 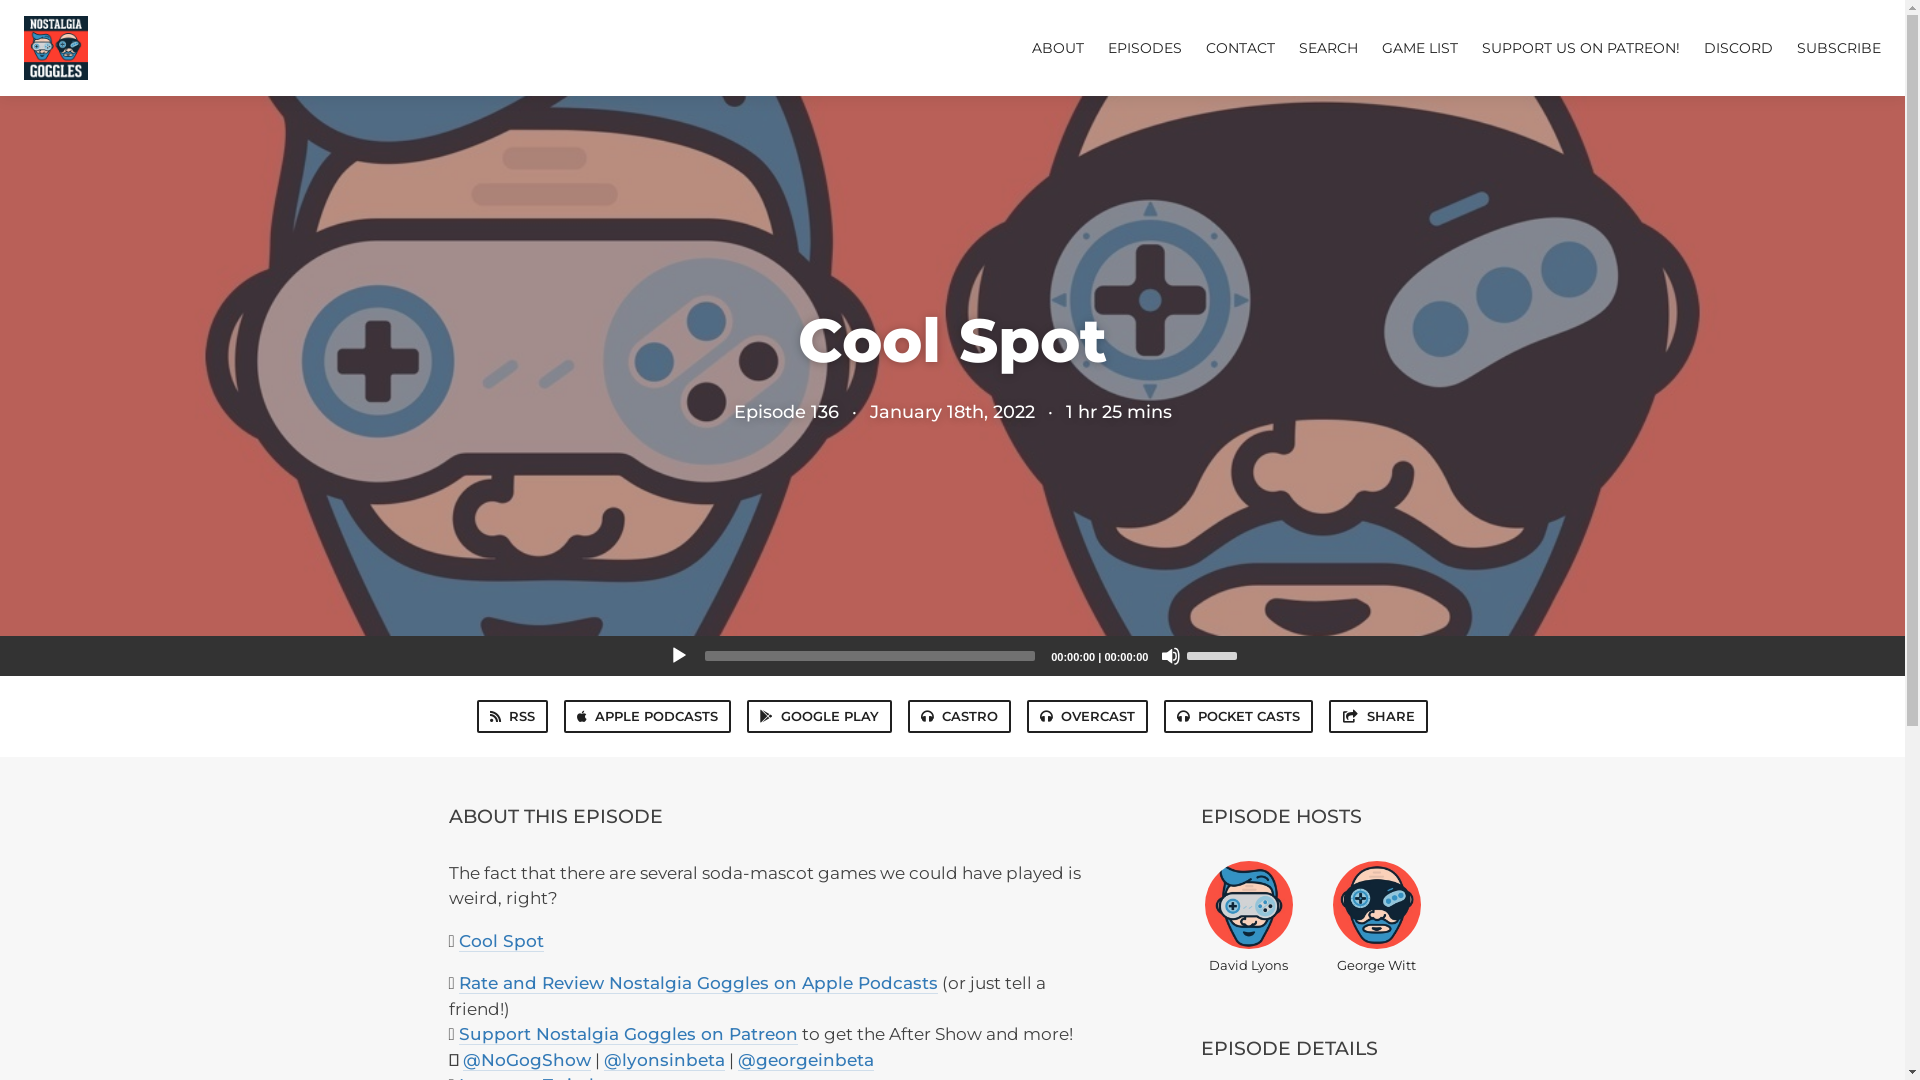 I want to click on '@NoGogShow', so click(x=526, y=1059).